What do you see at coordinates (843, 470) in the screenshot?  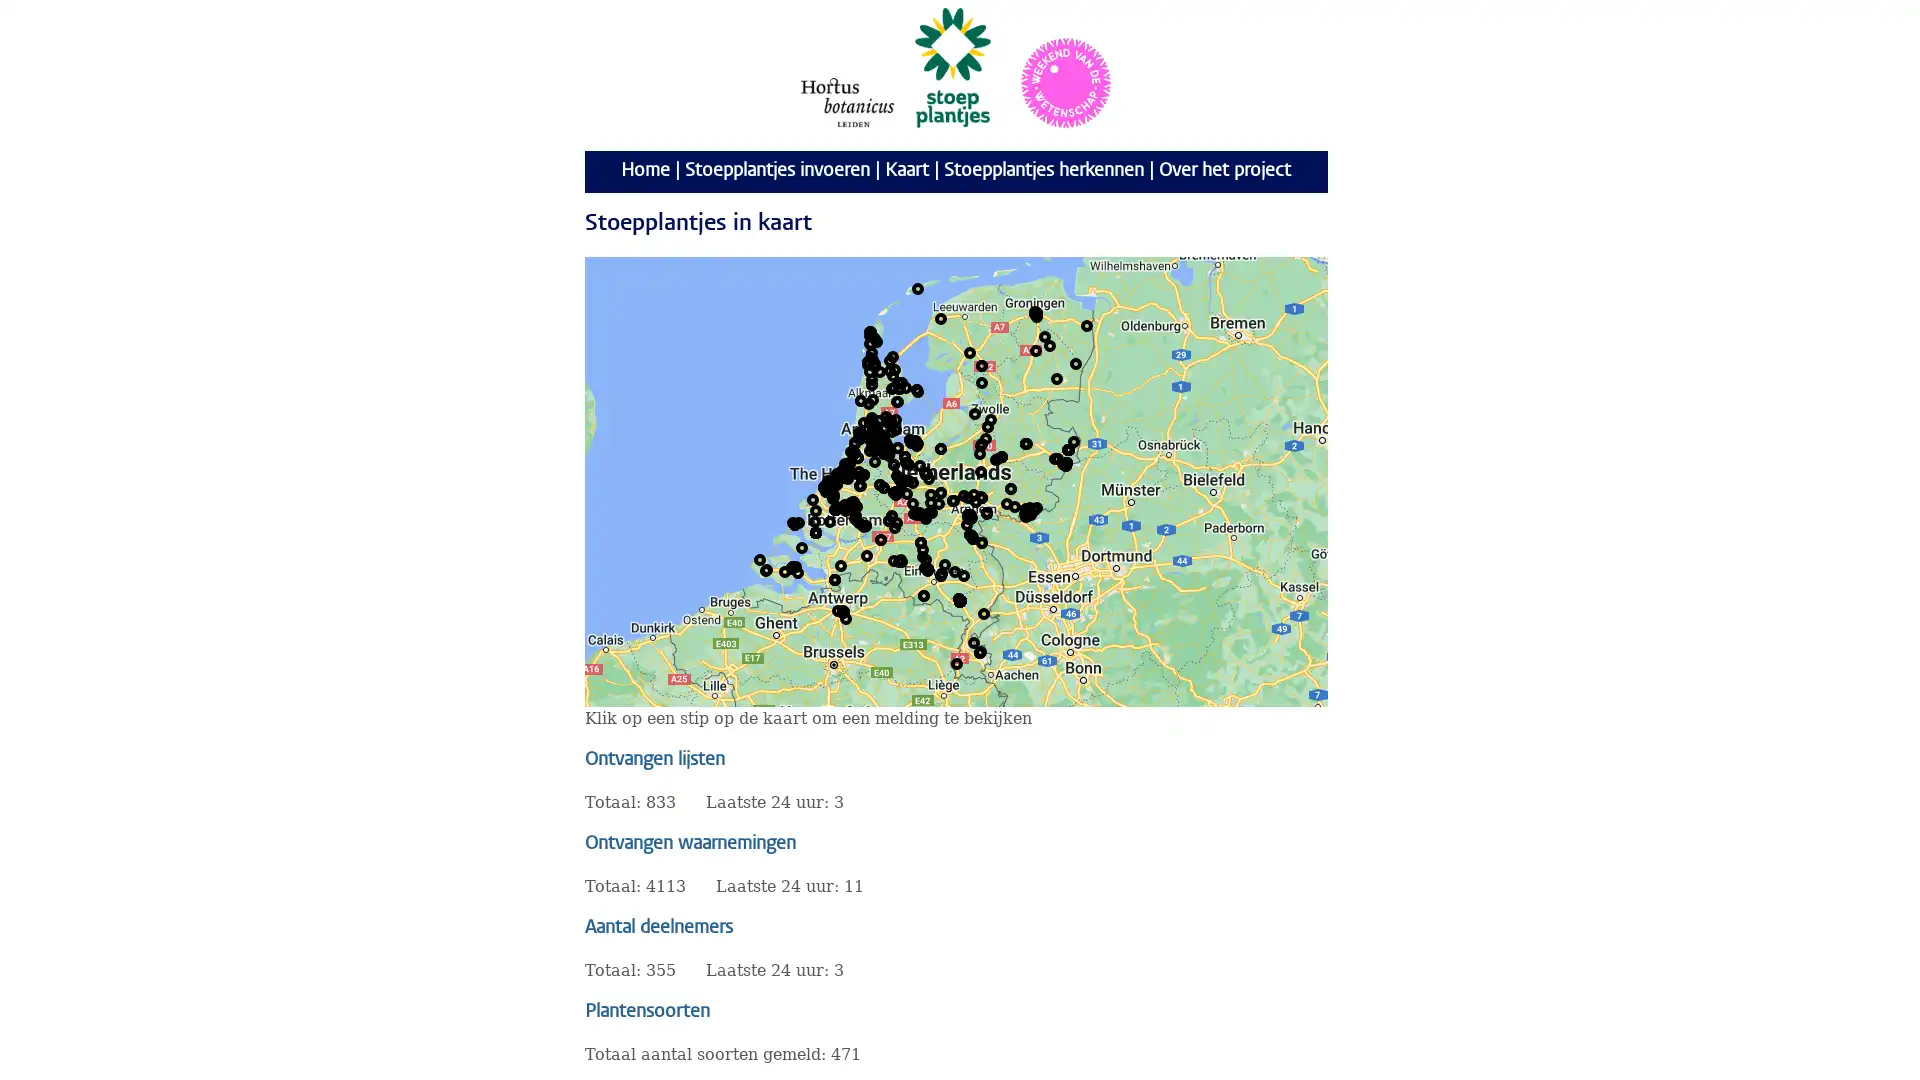 I see `Telling van op 07 november 2021` at bounding box center [843, 470].